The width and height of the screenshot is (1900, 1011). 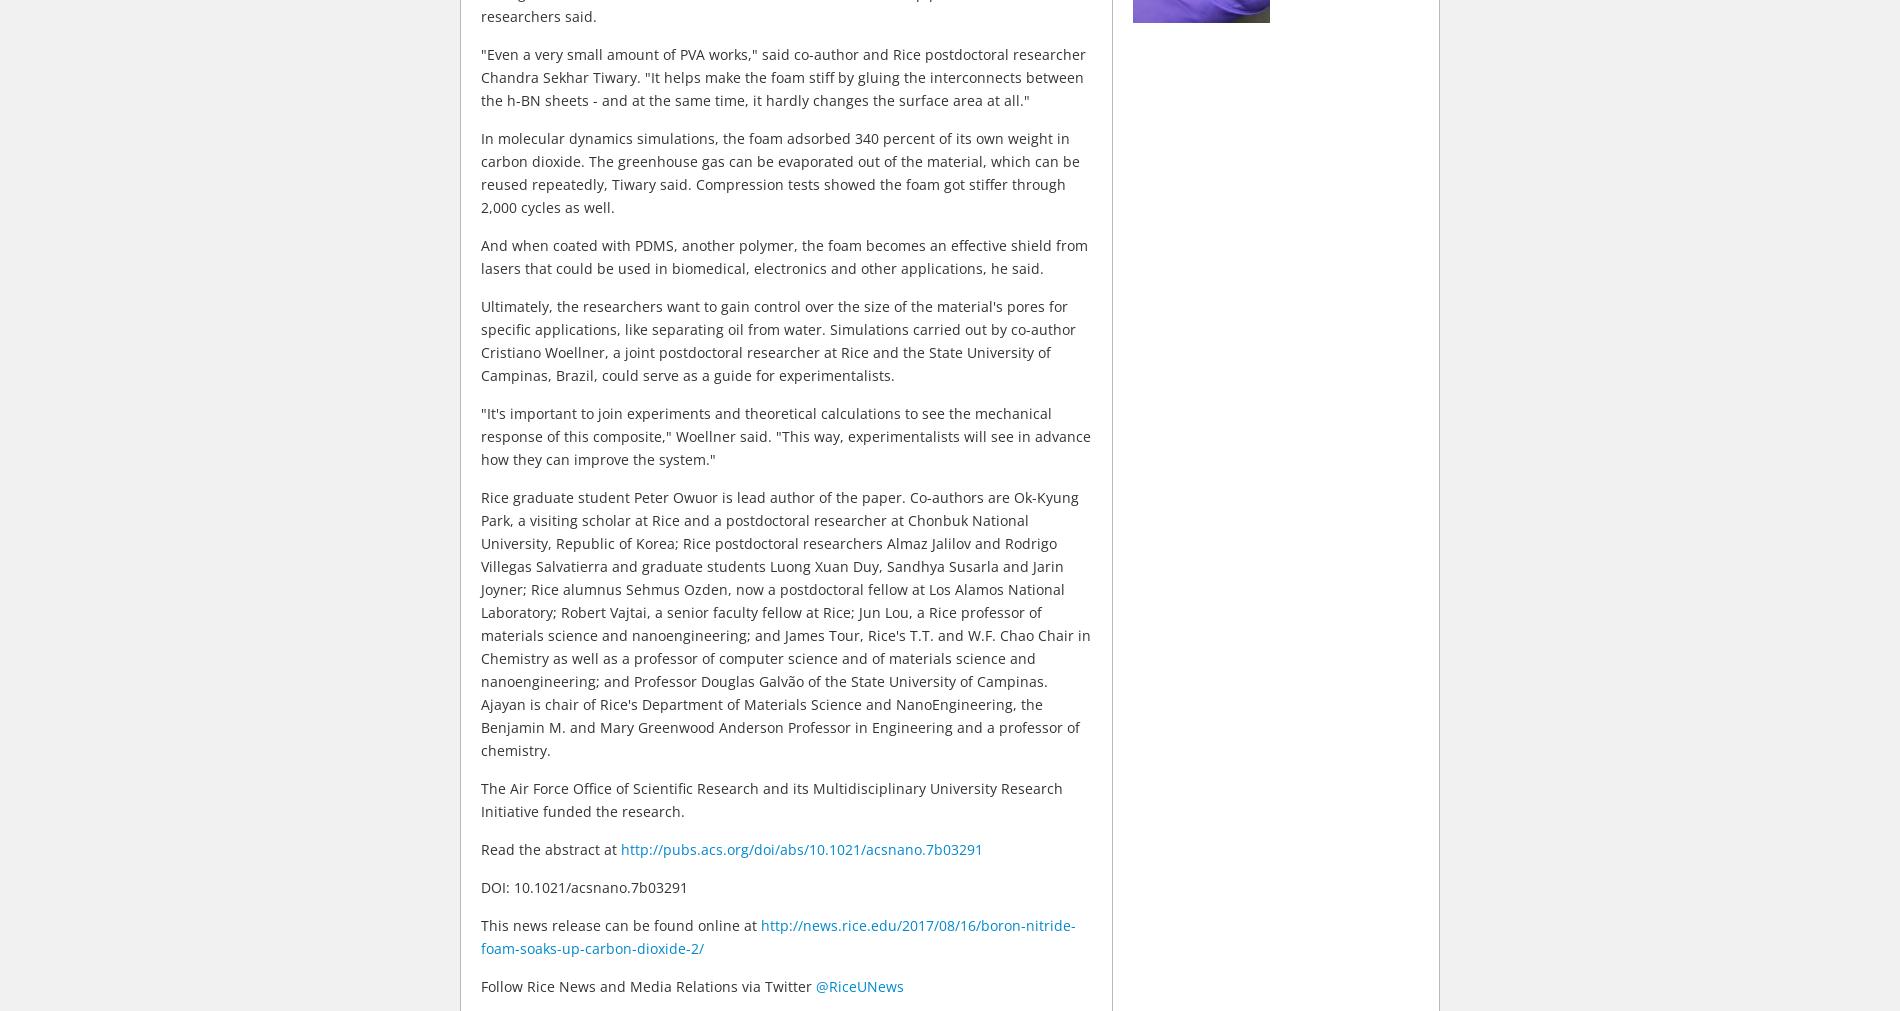 I want to click on 'This news release can be found online at', so click(x=620, y=924).